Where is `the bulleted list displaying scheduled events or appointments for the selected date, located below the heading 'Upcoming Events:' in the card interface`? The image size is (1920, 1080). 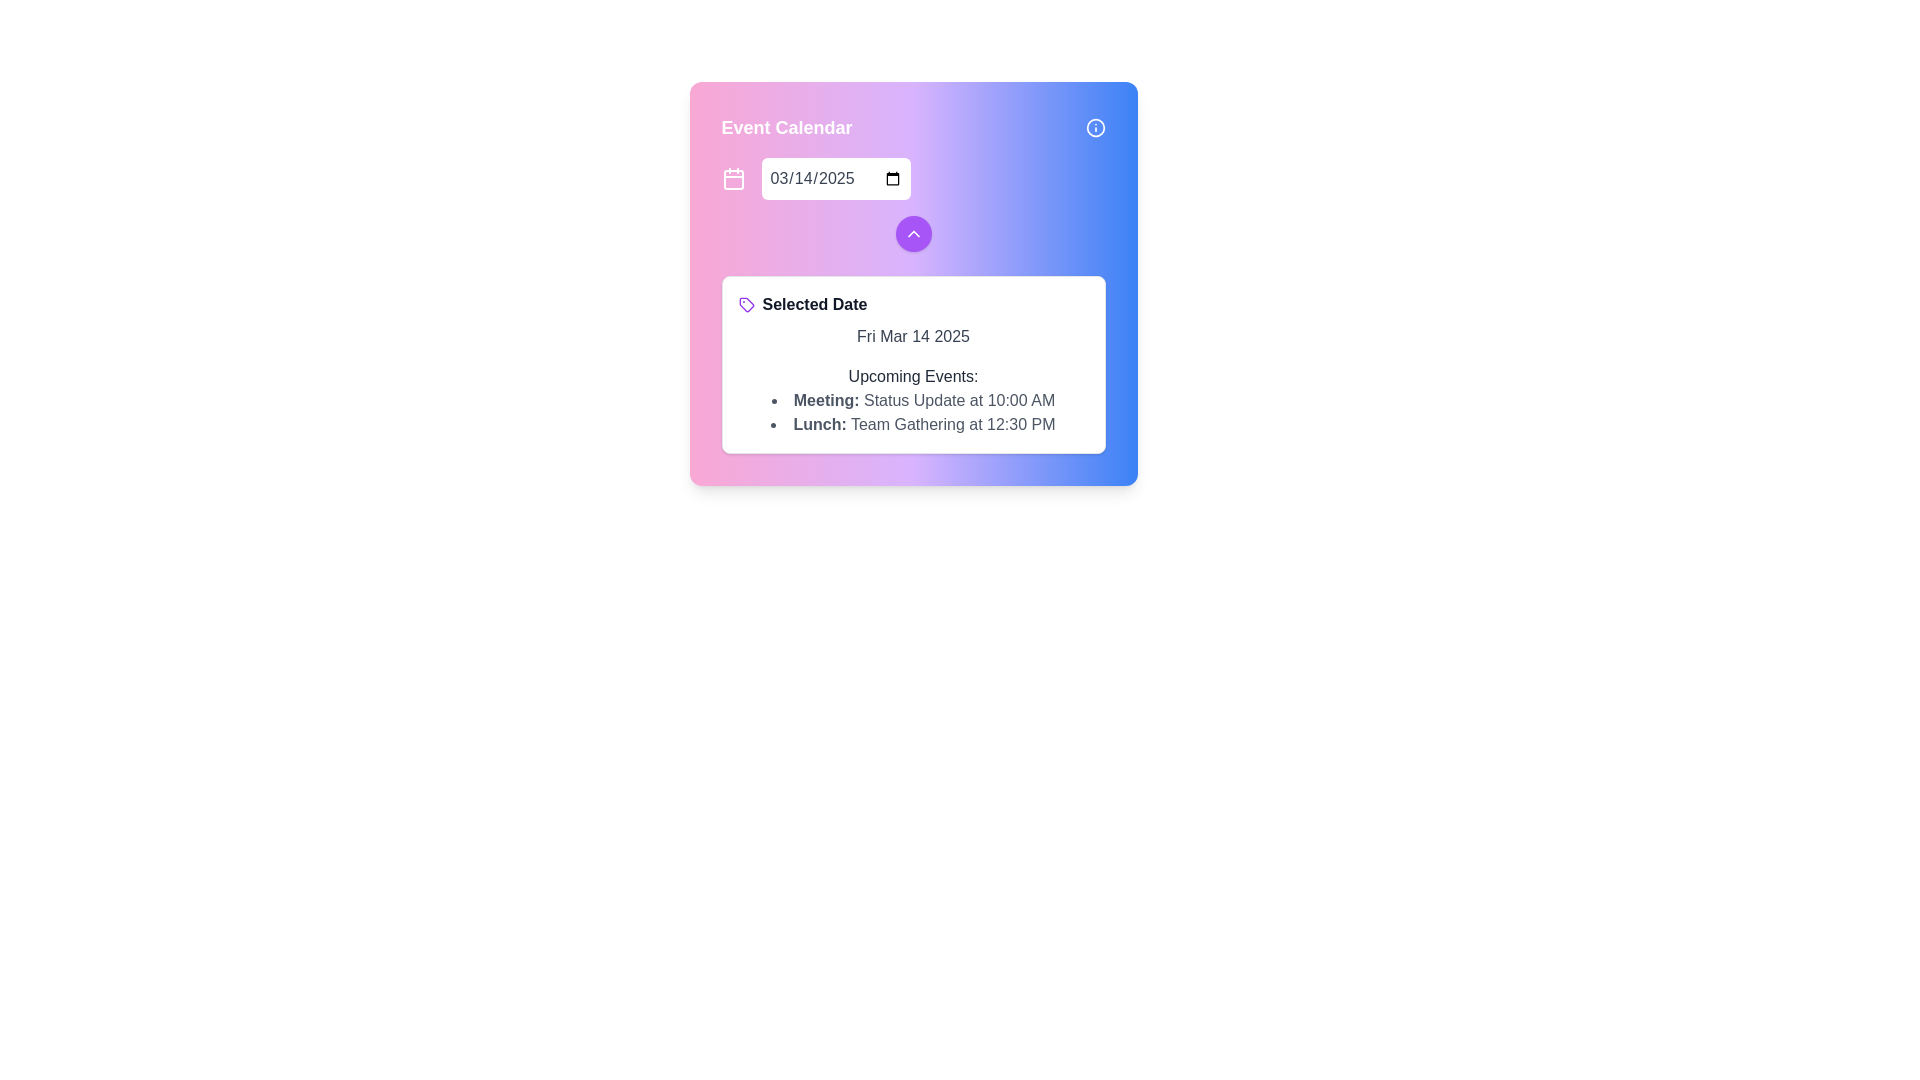
the bulleted list displaying scheduled events or appointments for the selected date, located below the heading 'Upcoming Events:' in the card interface is located at coordinates (912, 411).